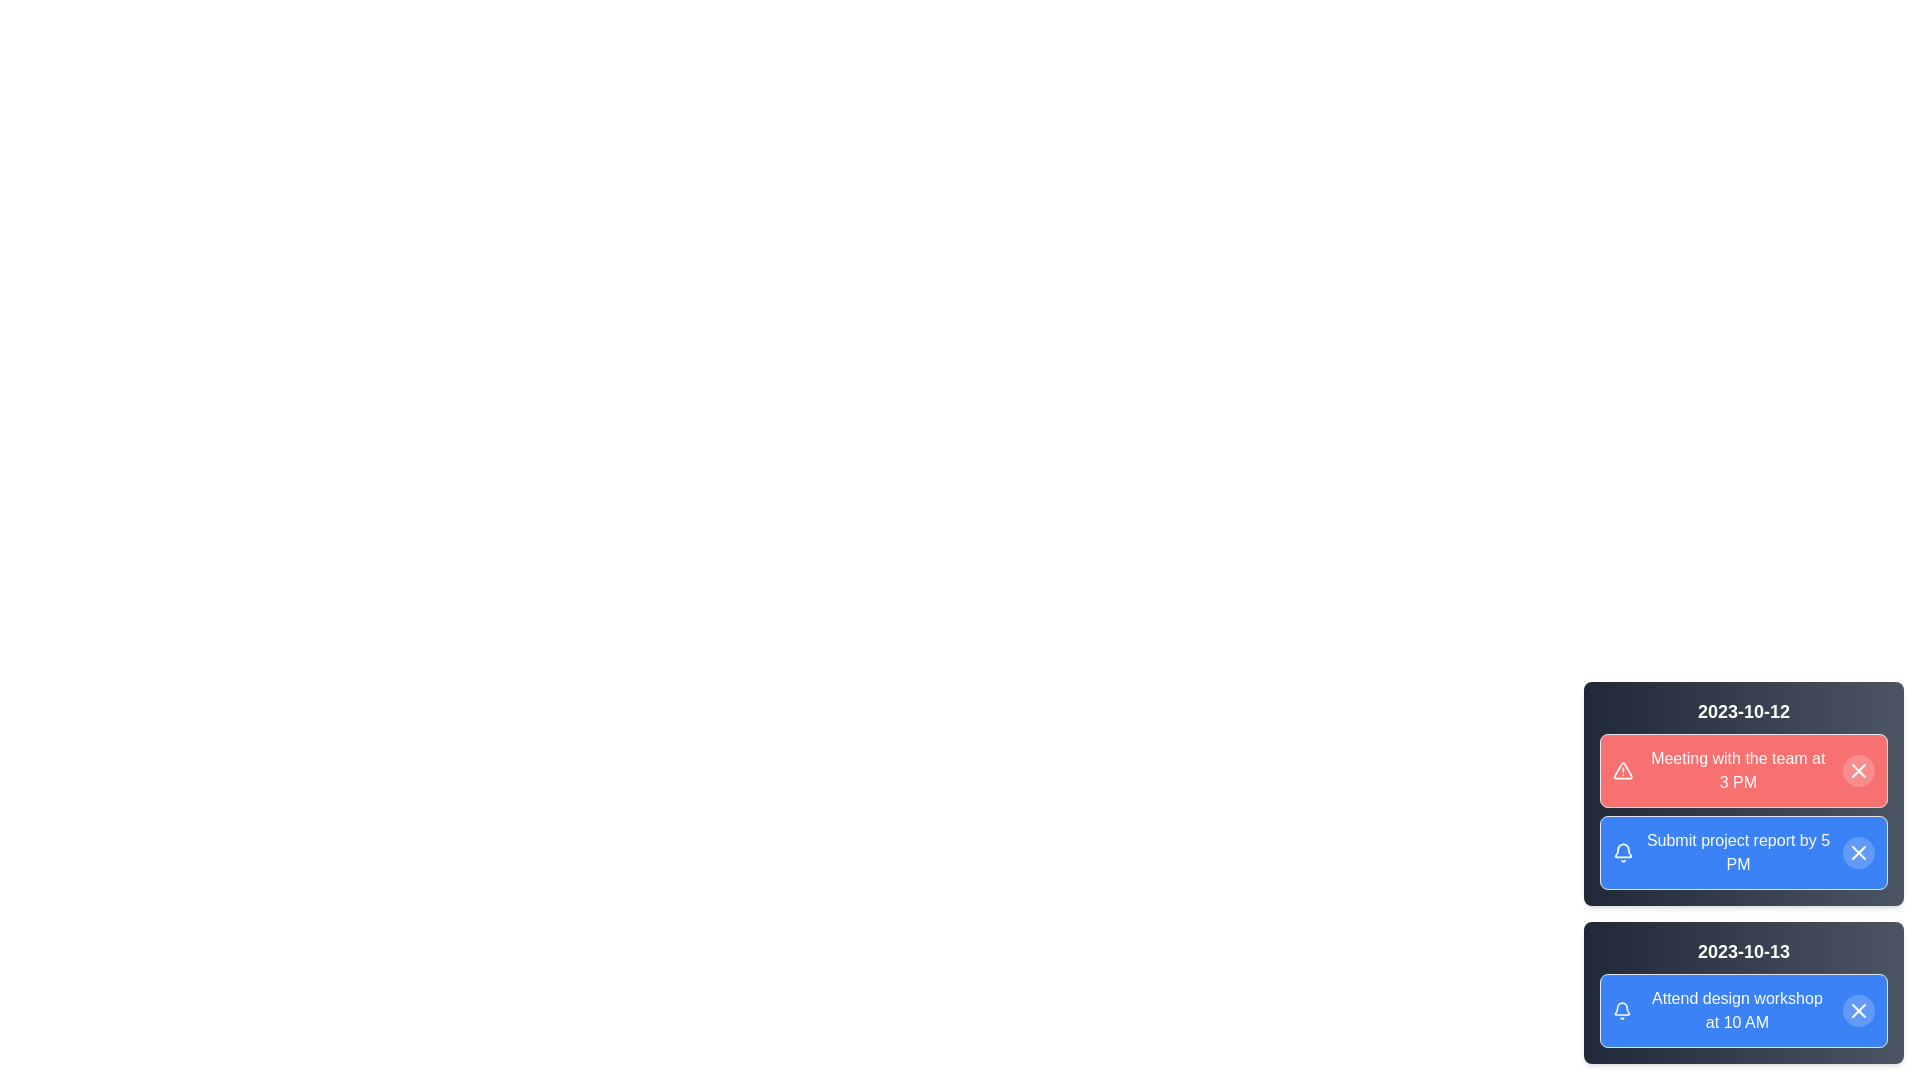 The image size is (1920, 1080). Describe the element at coordinates (1742, 1010) in the screenshot. I see `the notification with content 'Attend design workshop at 10 AM'` at that location.